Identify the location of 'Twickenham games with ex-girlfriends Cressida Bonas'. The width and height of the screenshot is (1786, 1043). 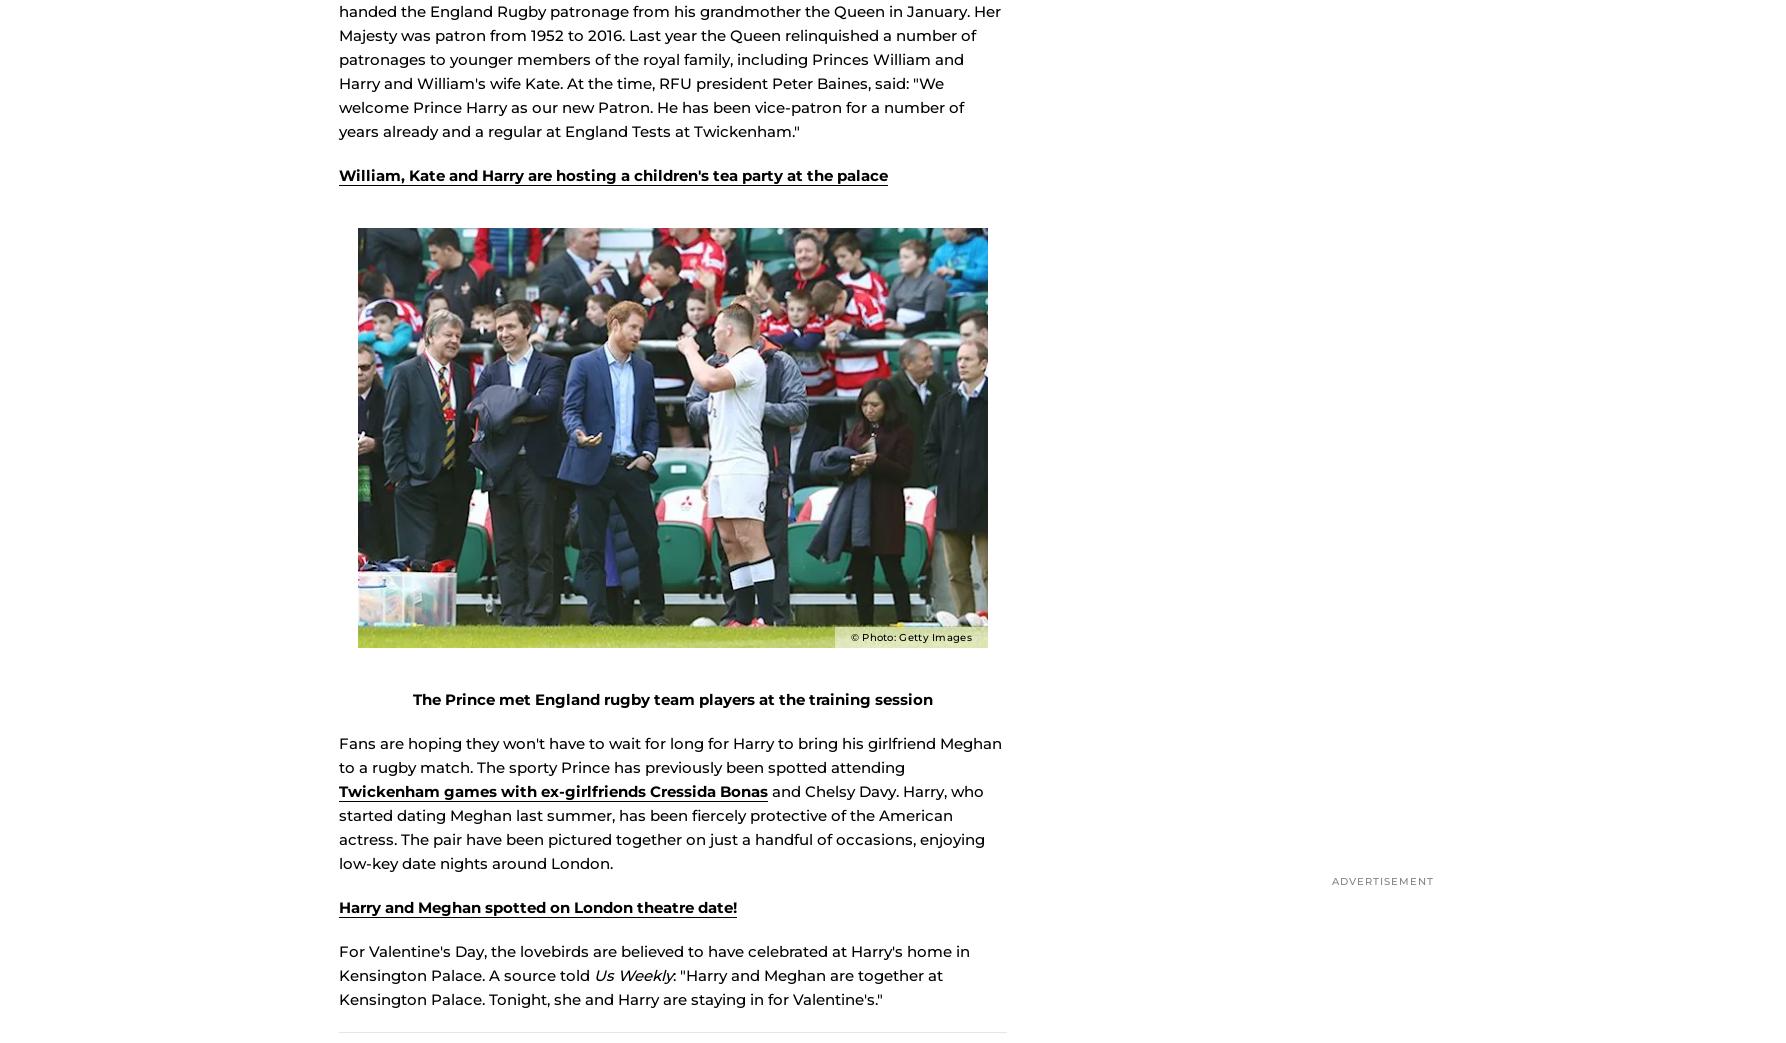
(552, 821).